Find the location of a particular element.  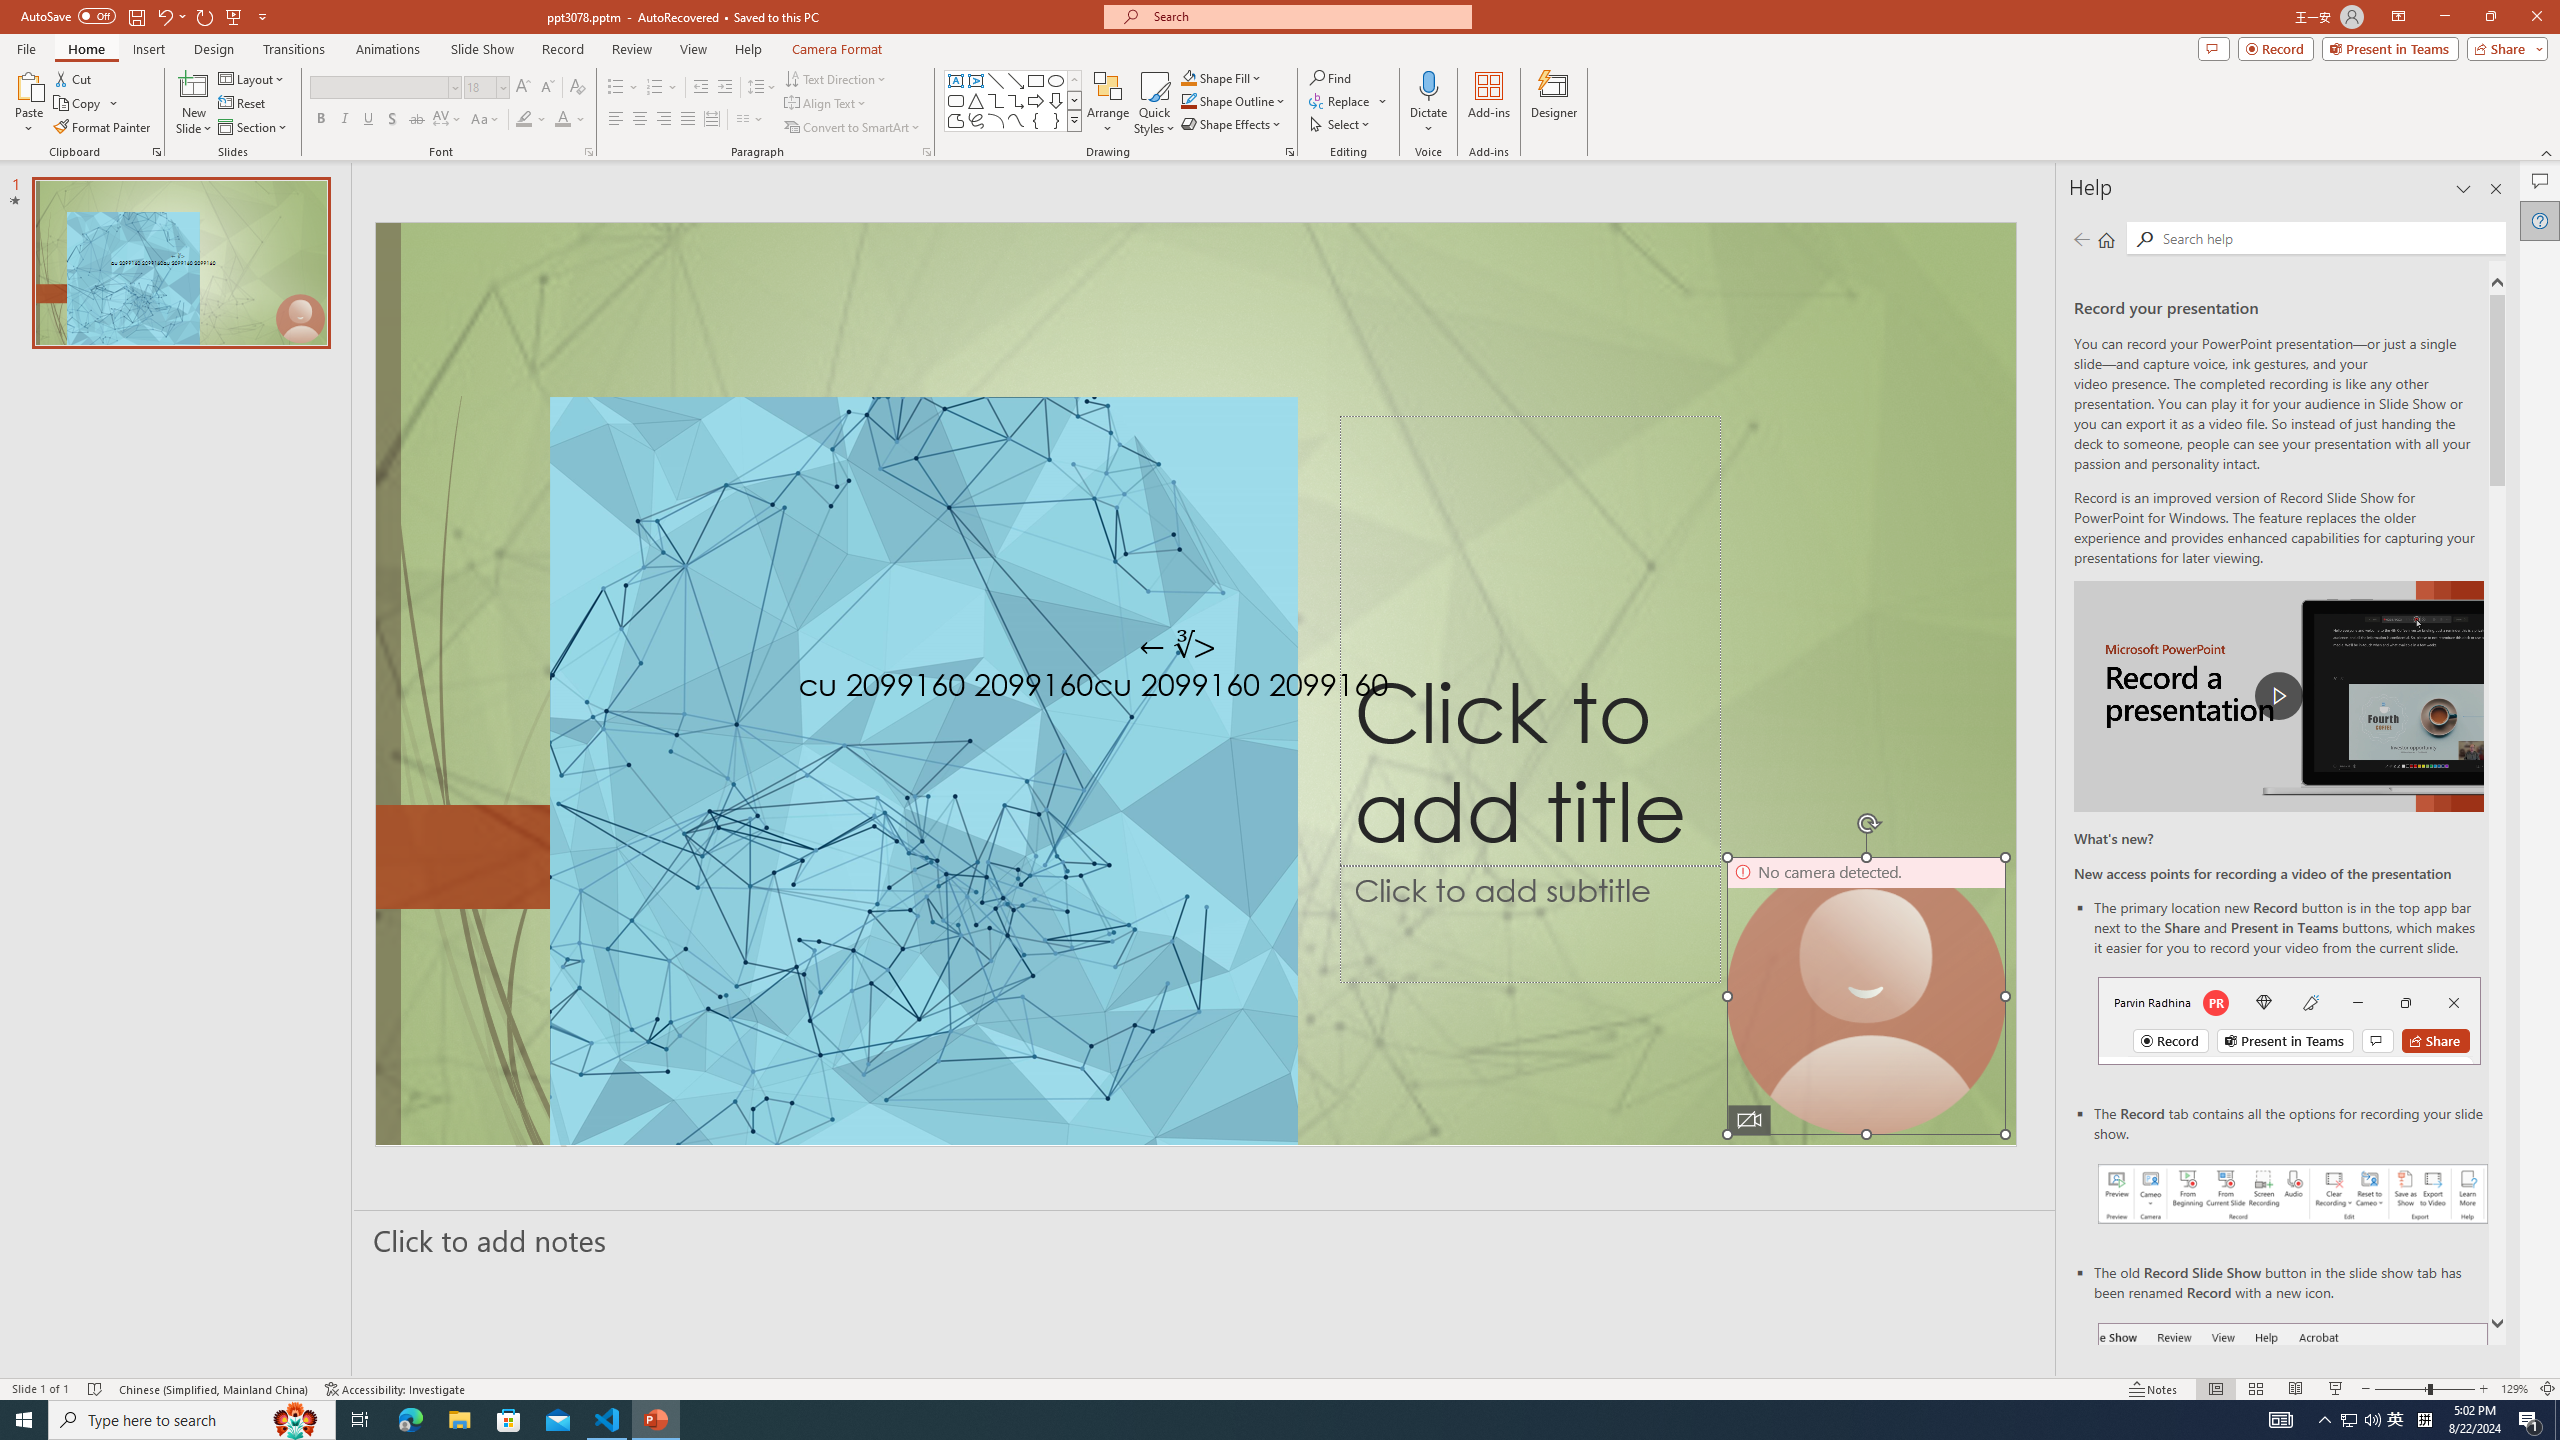

'Zoom to Fit ' is located at coordinates (2547, 1389).